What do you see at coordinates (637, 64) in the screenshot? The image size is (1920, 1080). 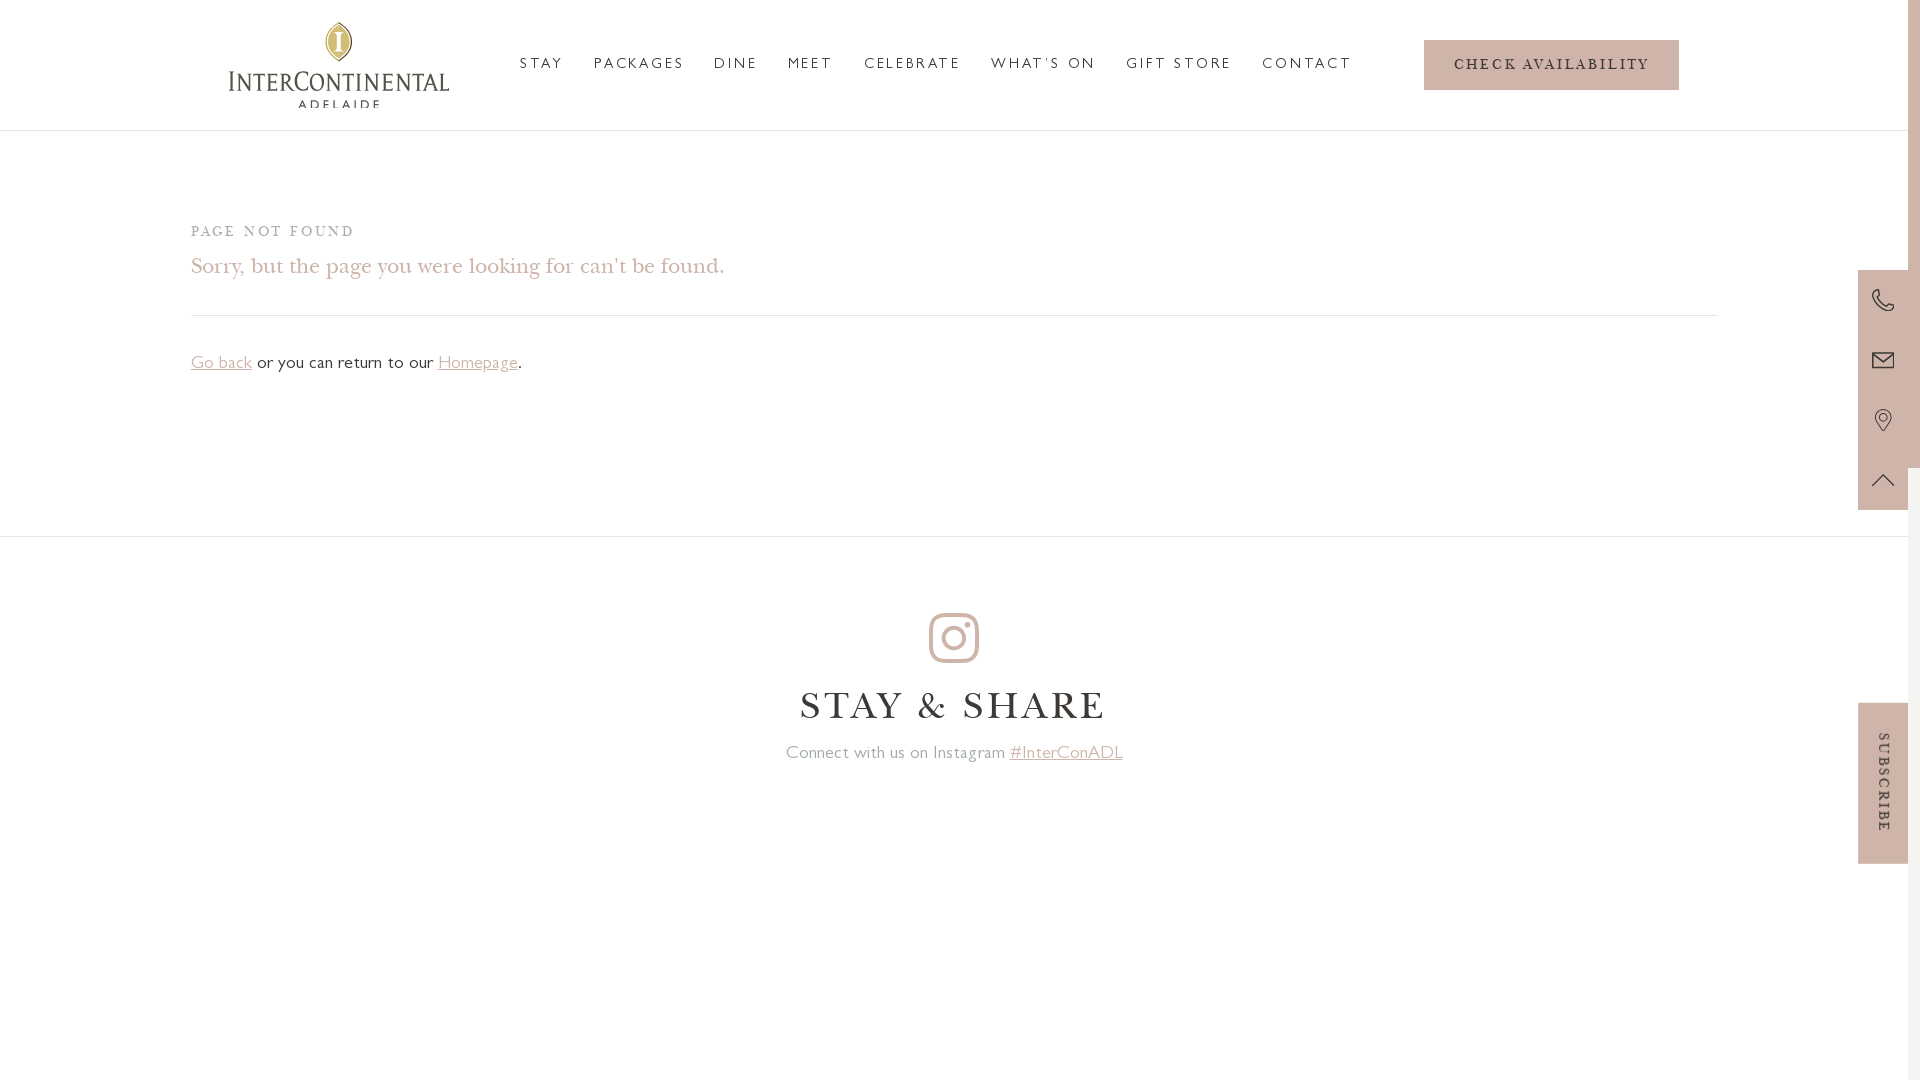 I see `'PACKAGES'` at bounding box center [637, 64].